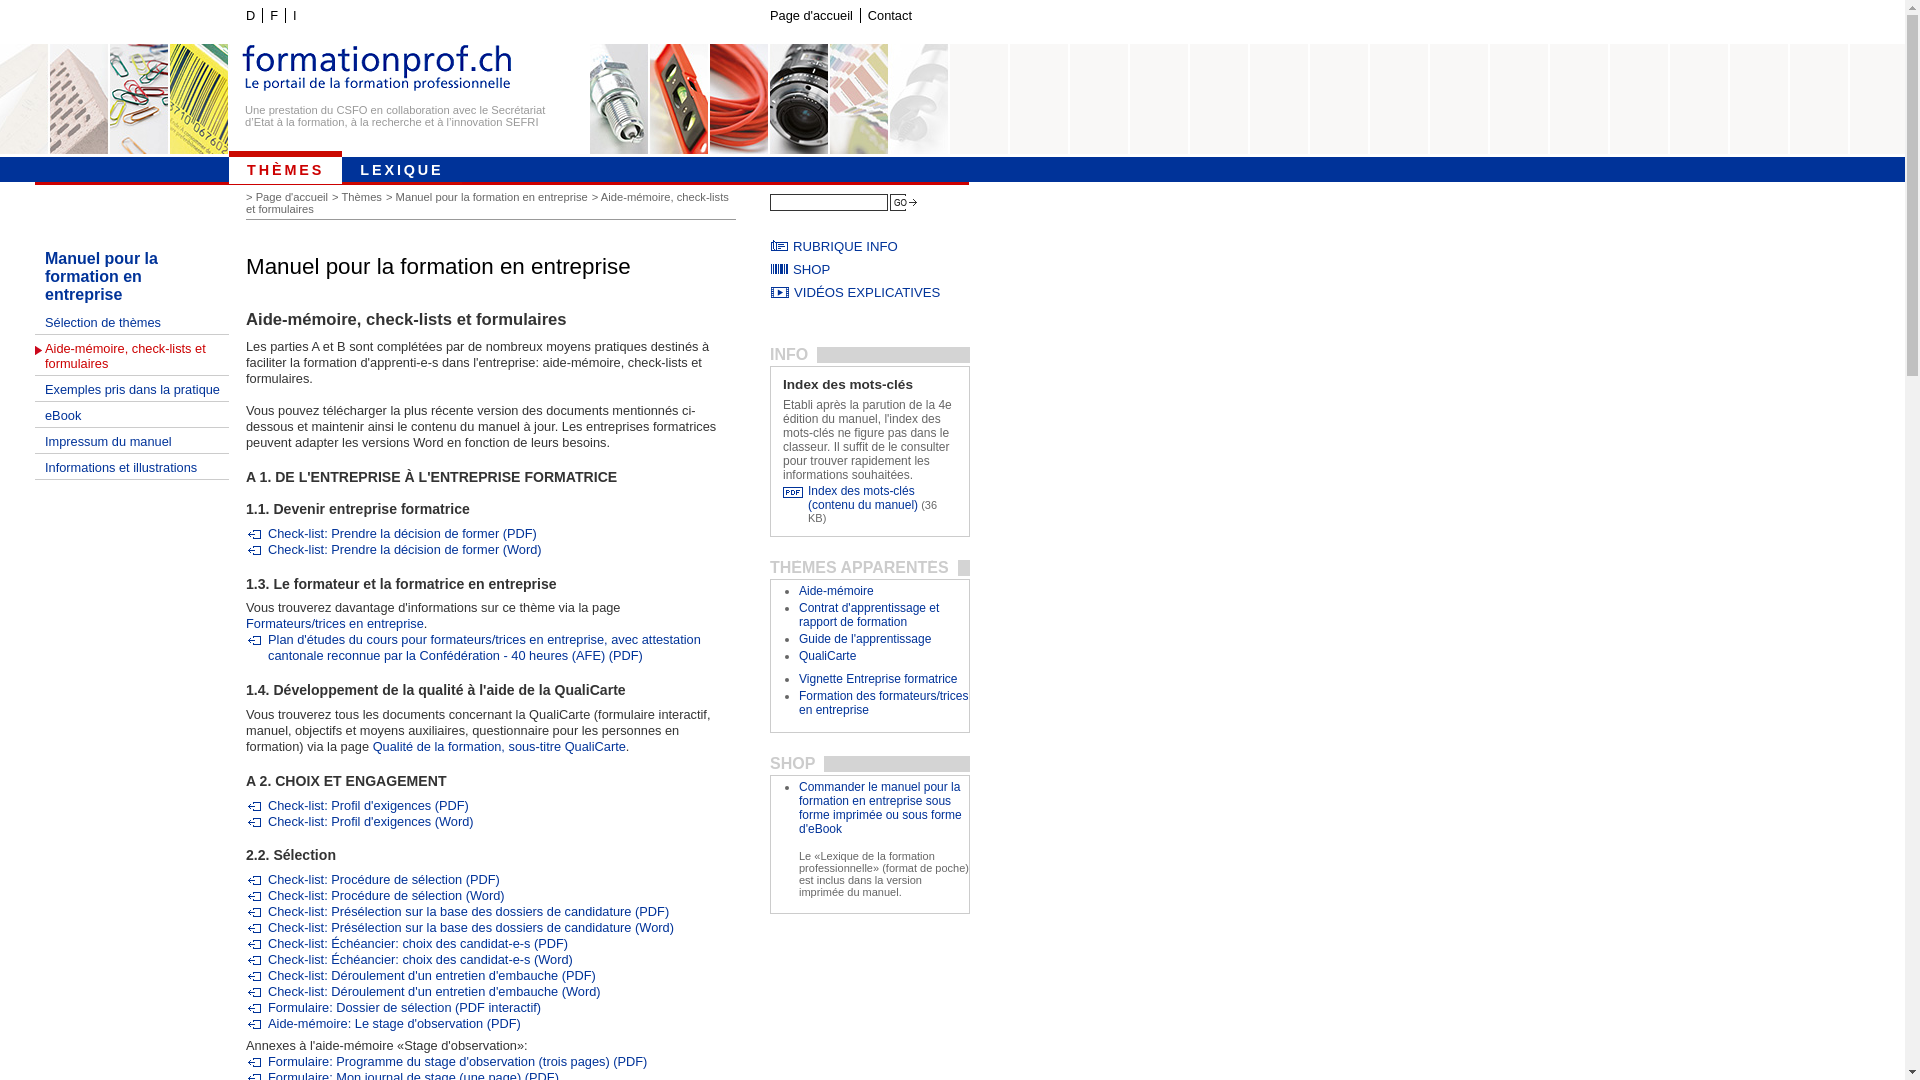 The image size is (1920, 1080). What do you see at coordinates (797, 639) in the screenshot?
I see `'Guide de l'apprentissage'` at bounding box center [797, 639].